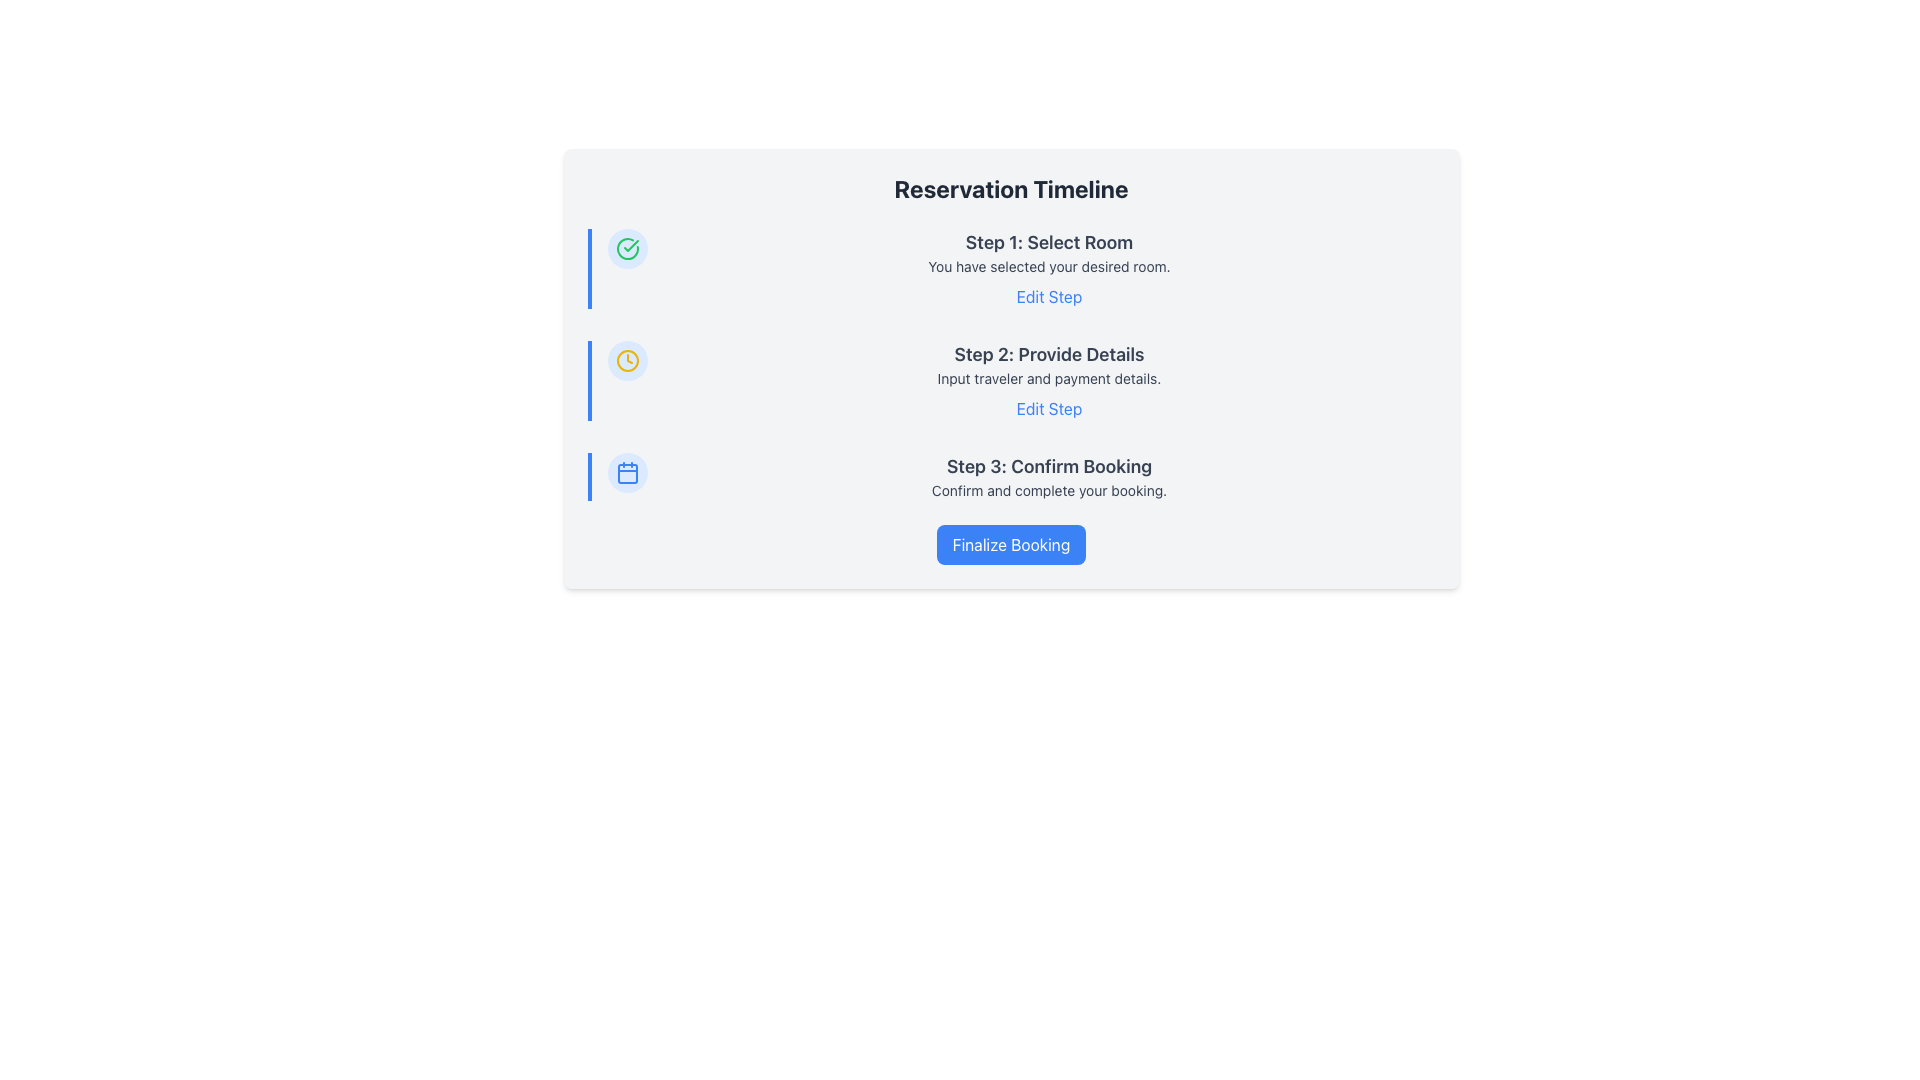  I want to click on the text label that reads 'You have selected your desired room.', which is positioned beneath the header 'Step 1: Select Room', so click(1048, 265).